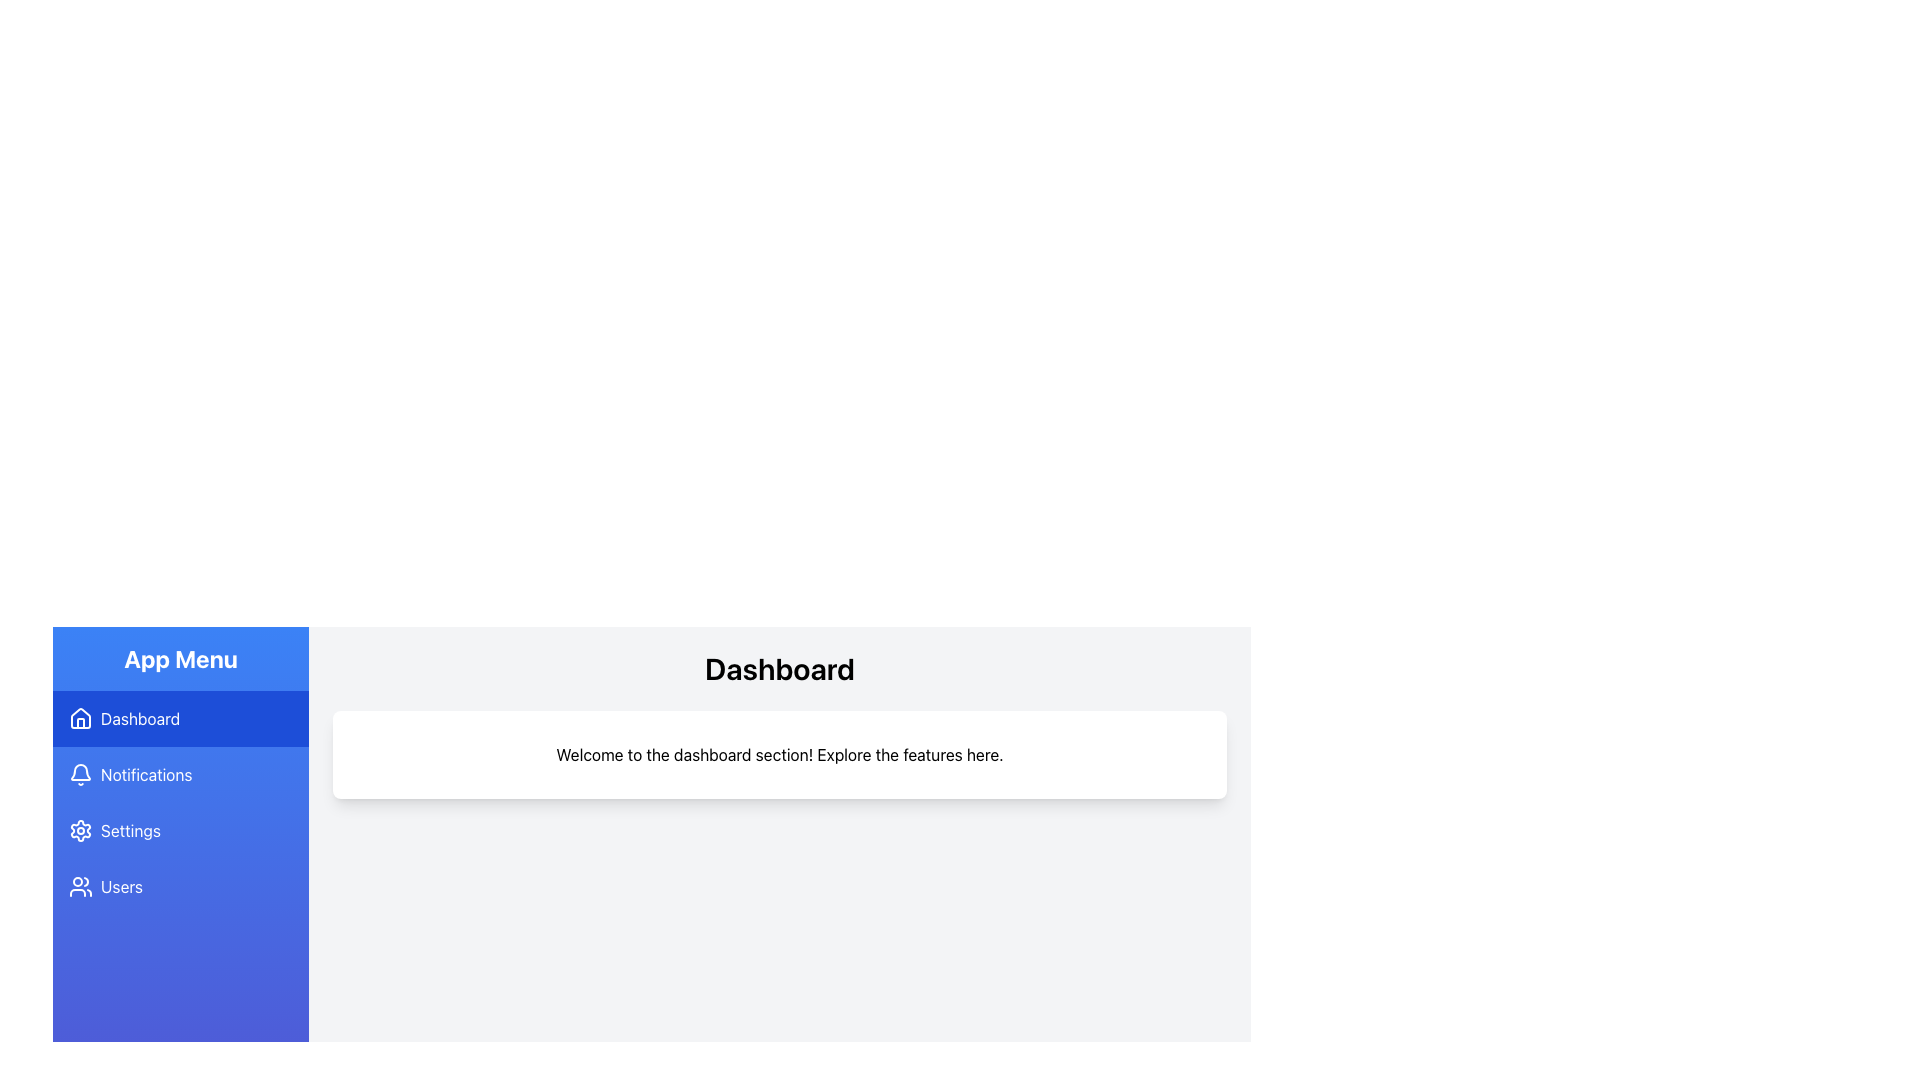 This screenshot has width=1920, height=1080. I want to click on the 'Dashboard' text label in the sidebar menu, which is positioned just below the 'App Menu' label and accompanied by a house icon, so click(139, 717).